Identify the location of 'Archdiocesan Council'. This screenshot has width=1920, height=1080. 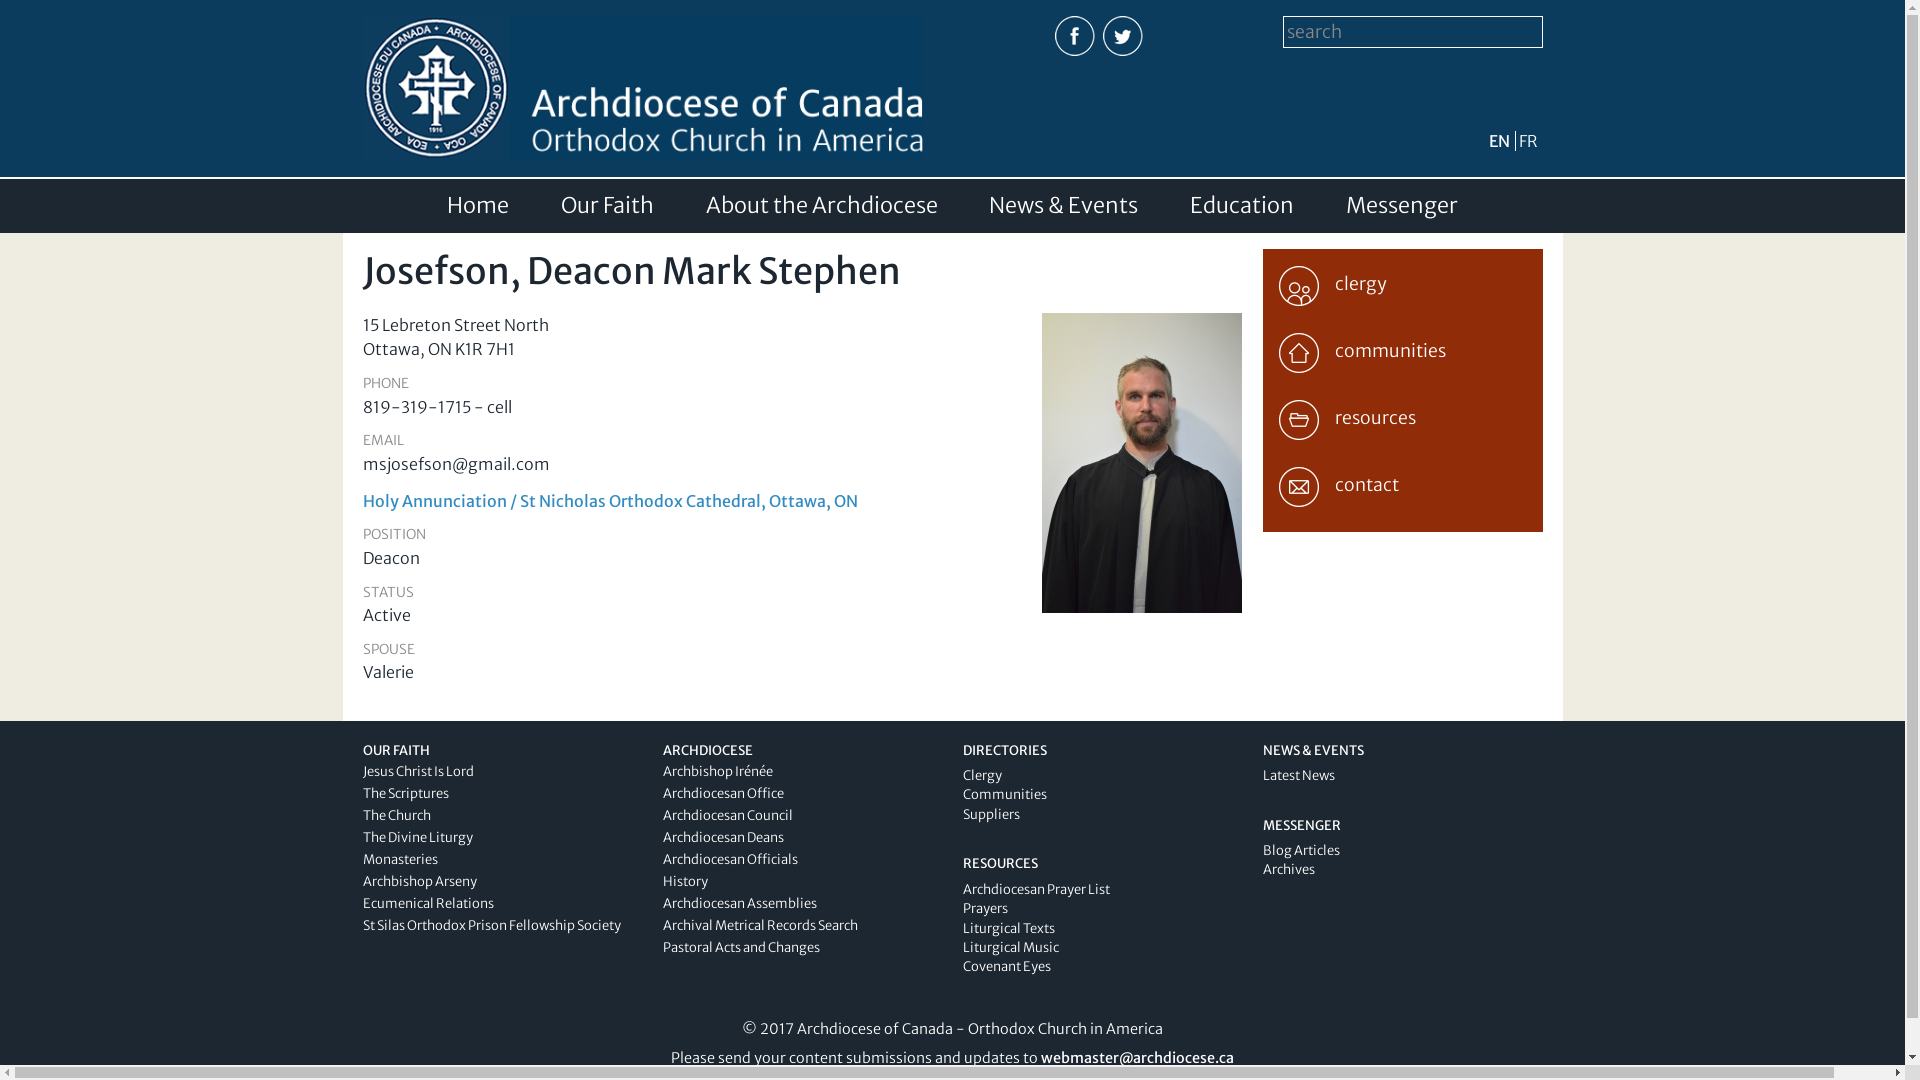
(725, 815).